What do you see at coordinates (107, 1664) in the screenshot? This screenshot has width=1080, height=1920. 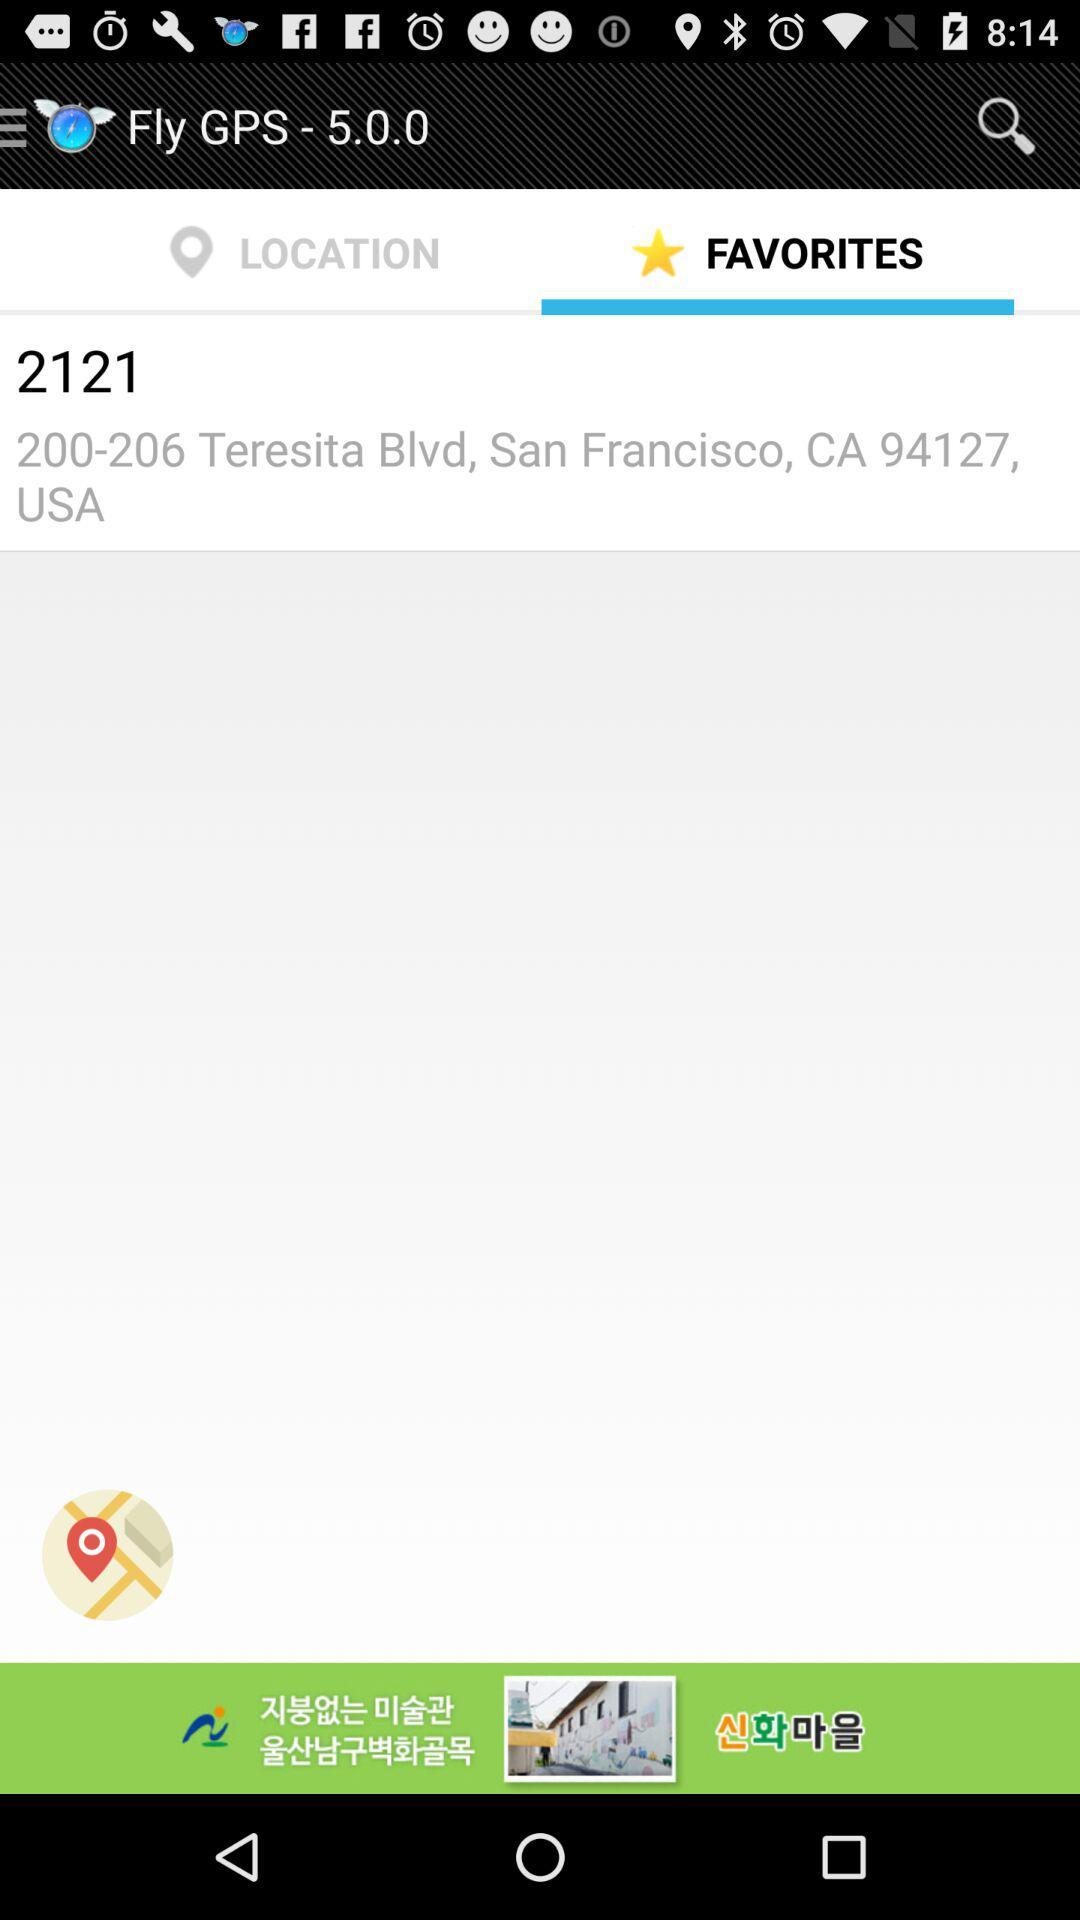 I see `the location icon` at bounding box center [107, 1664].